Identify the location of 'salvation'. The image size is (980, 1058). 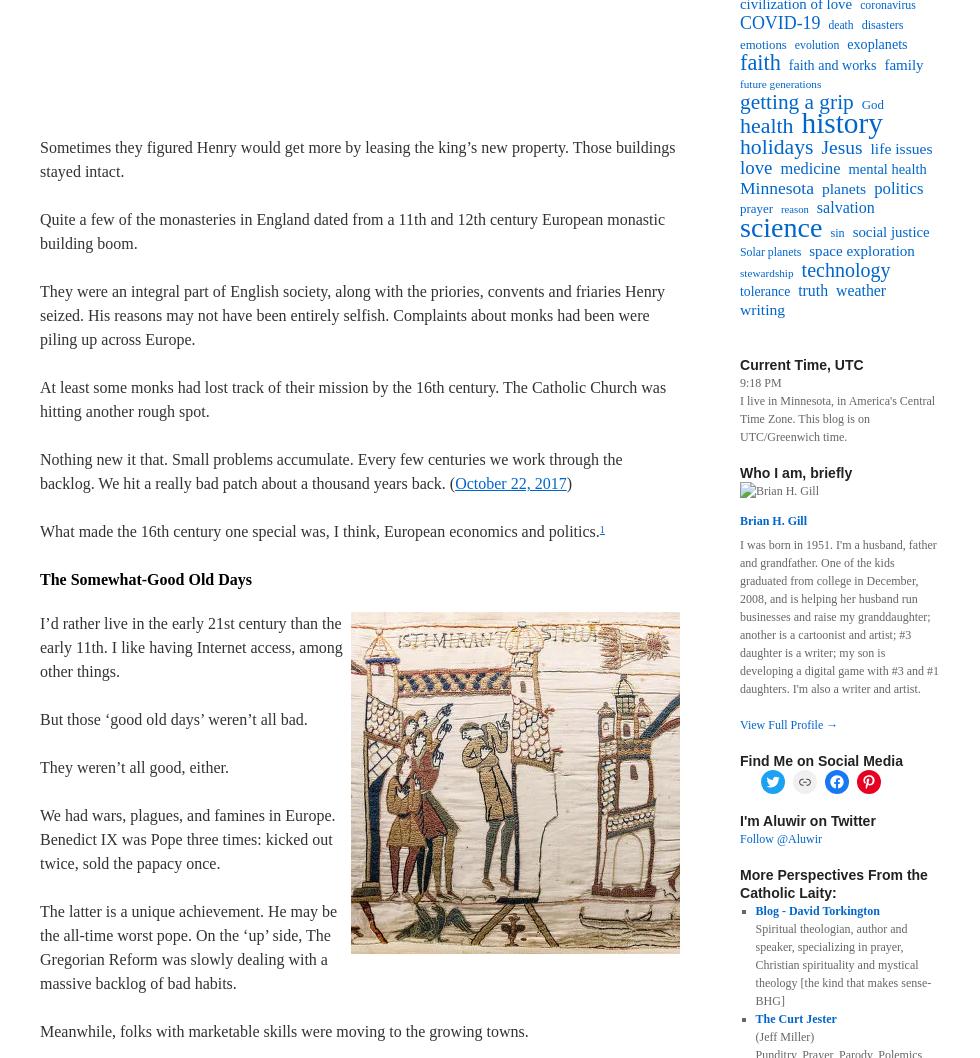
(844, 207).